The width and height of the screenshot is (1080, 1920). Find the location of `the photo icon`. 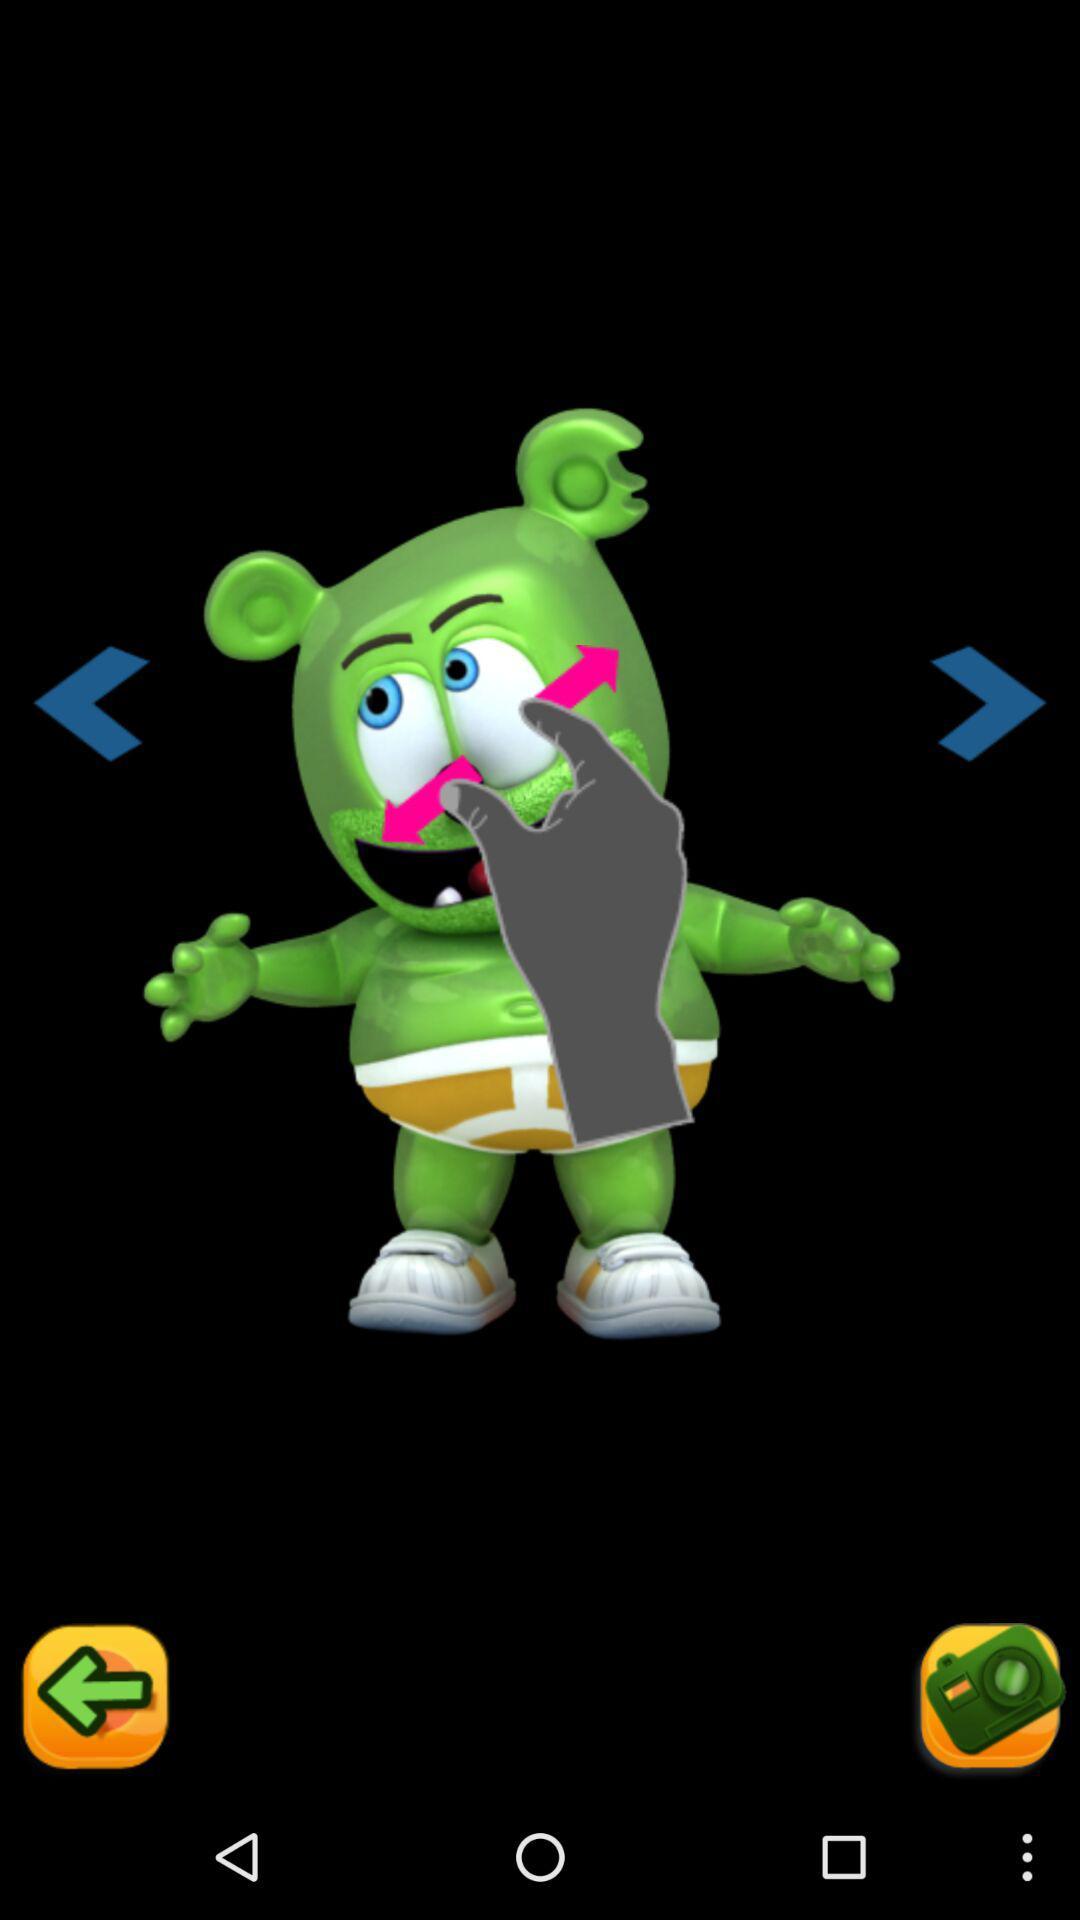

the photo icon is located at coordinates (986, 1821).